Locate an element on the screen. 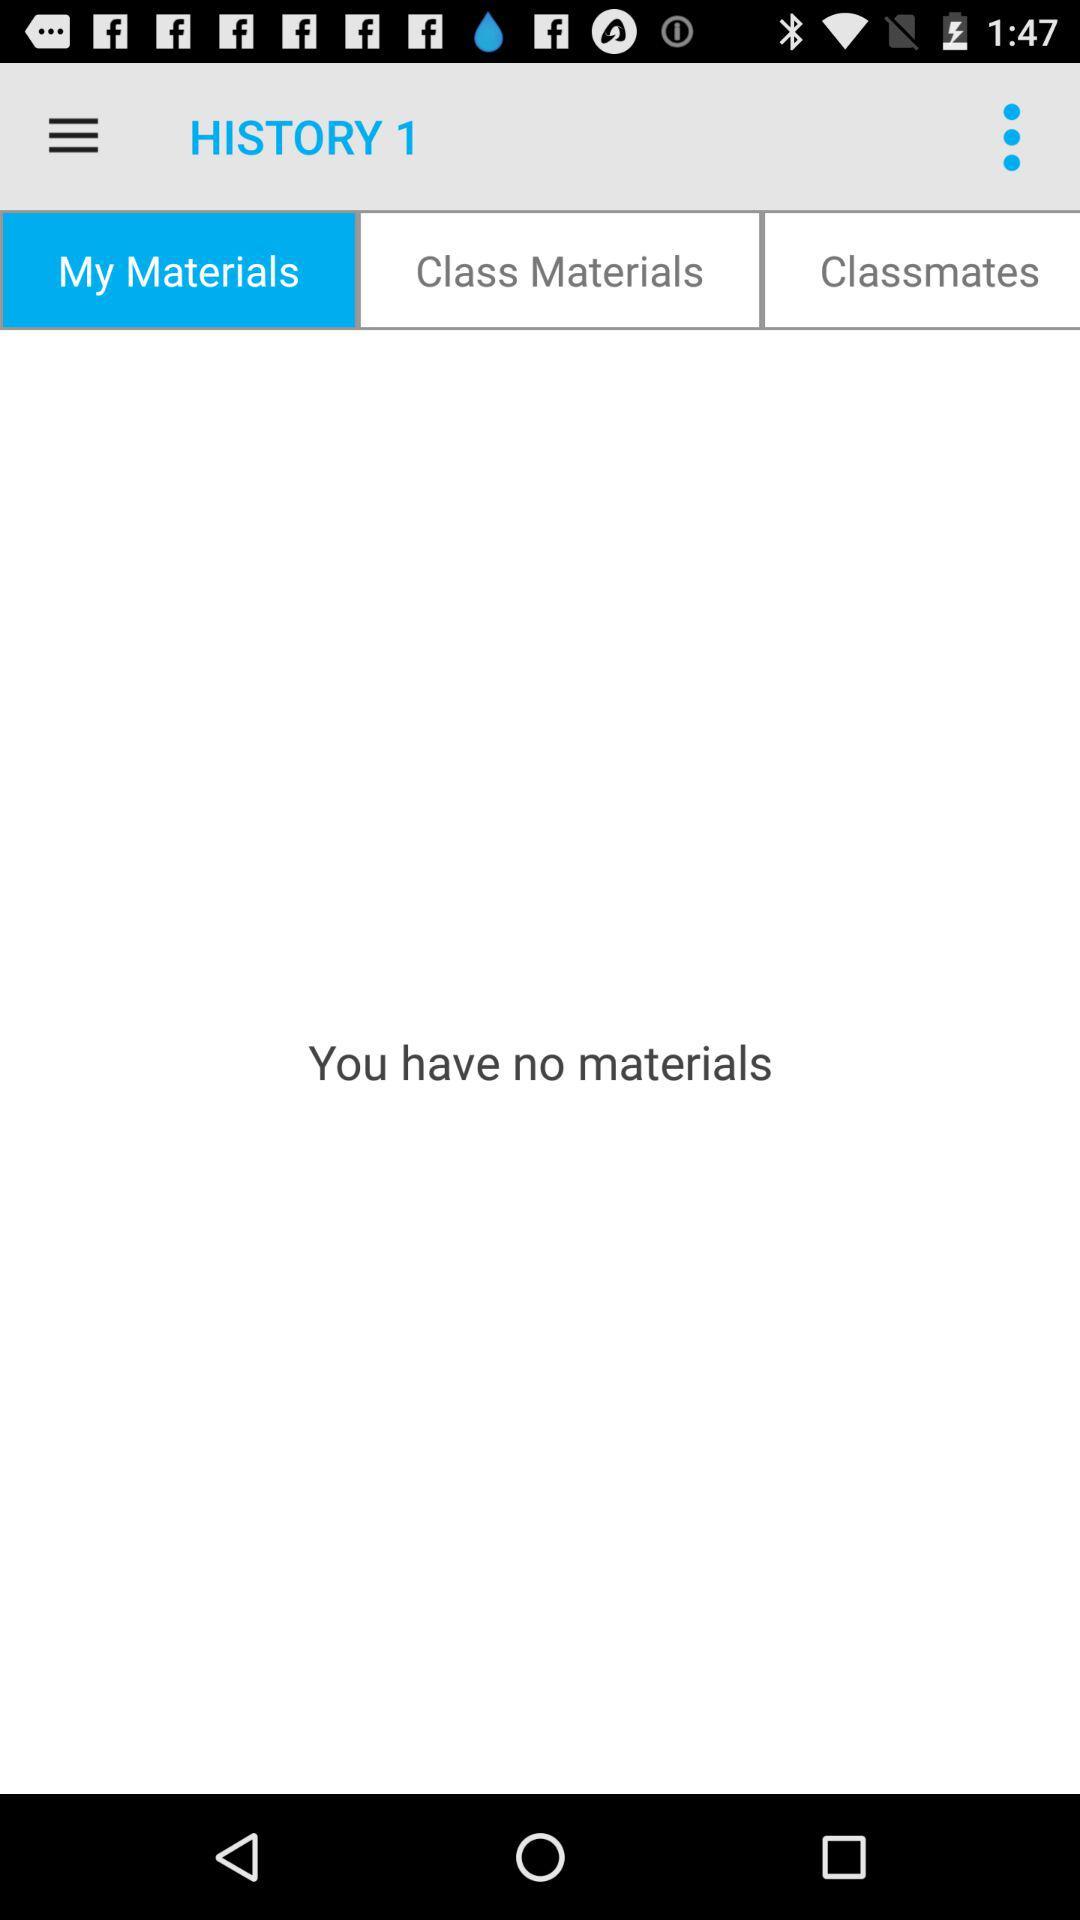 Image resolution: width=1080 pixels, height=1920 pixels. the icon next to the class materials item is located at coordinates (177, 268).